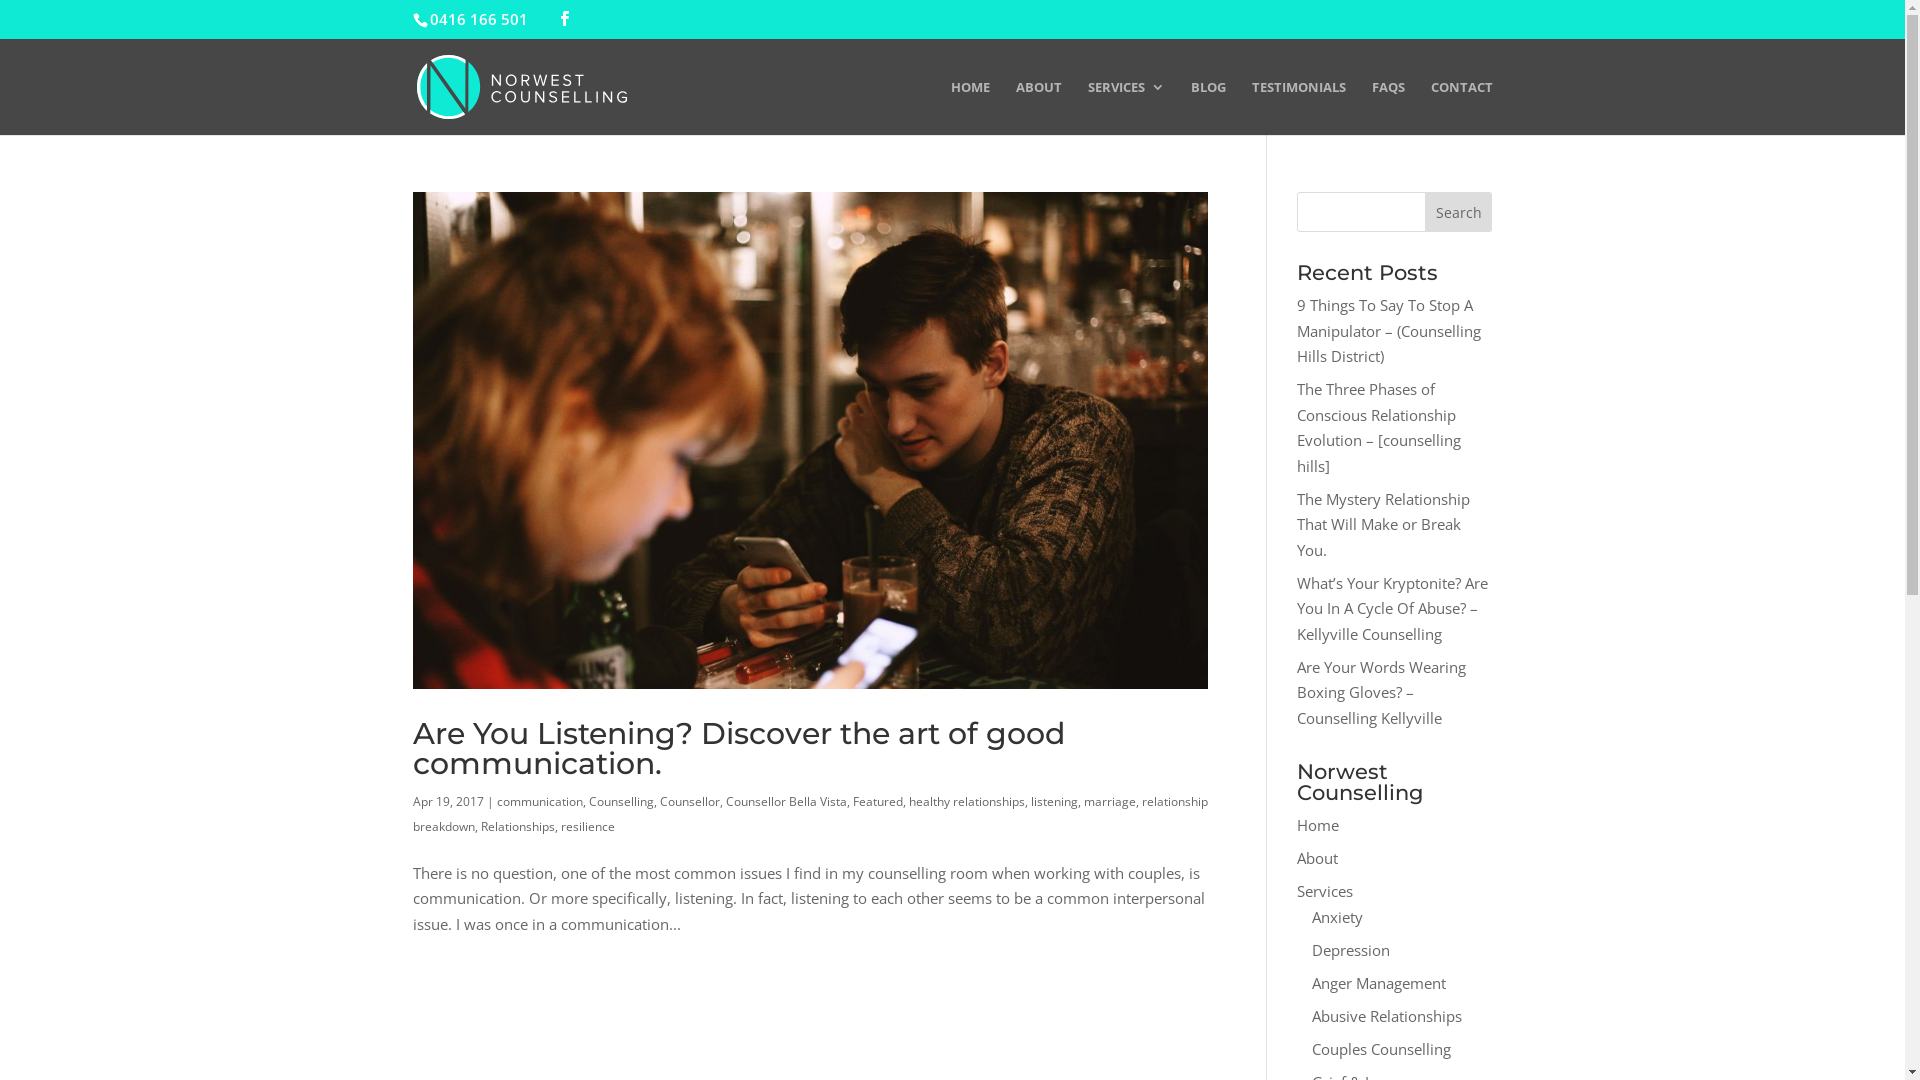 Image resolution: width=1920 pixels, height=1080 pixels. What do you see at coordinates (1459, 212) in the screenshot?
I see `'Search'` at bounding box center [1459, 212].